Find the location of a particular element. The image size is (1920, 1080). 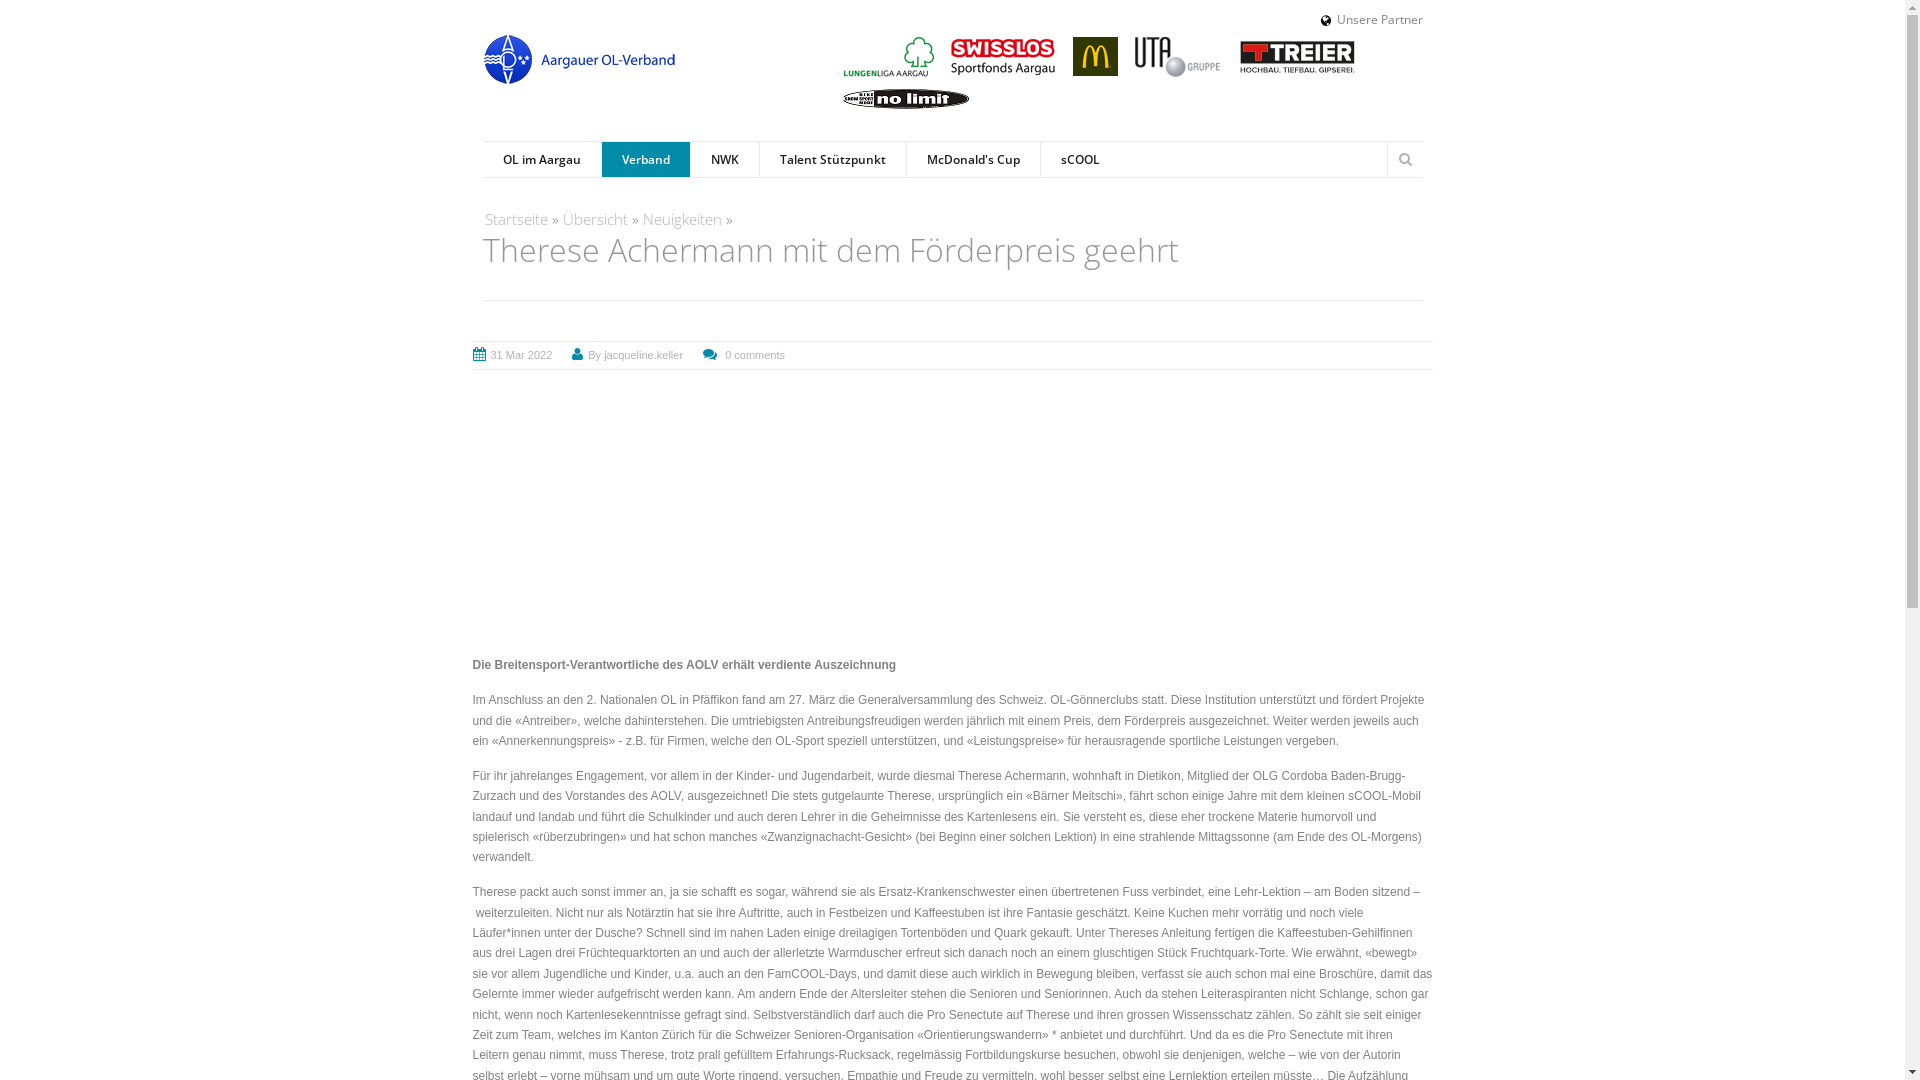

'0 comments' is located at coordinates (753, 353).